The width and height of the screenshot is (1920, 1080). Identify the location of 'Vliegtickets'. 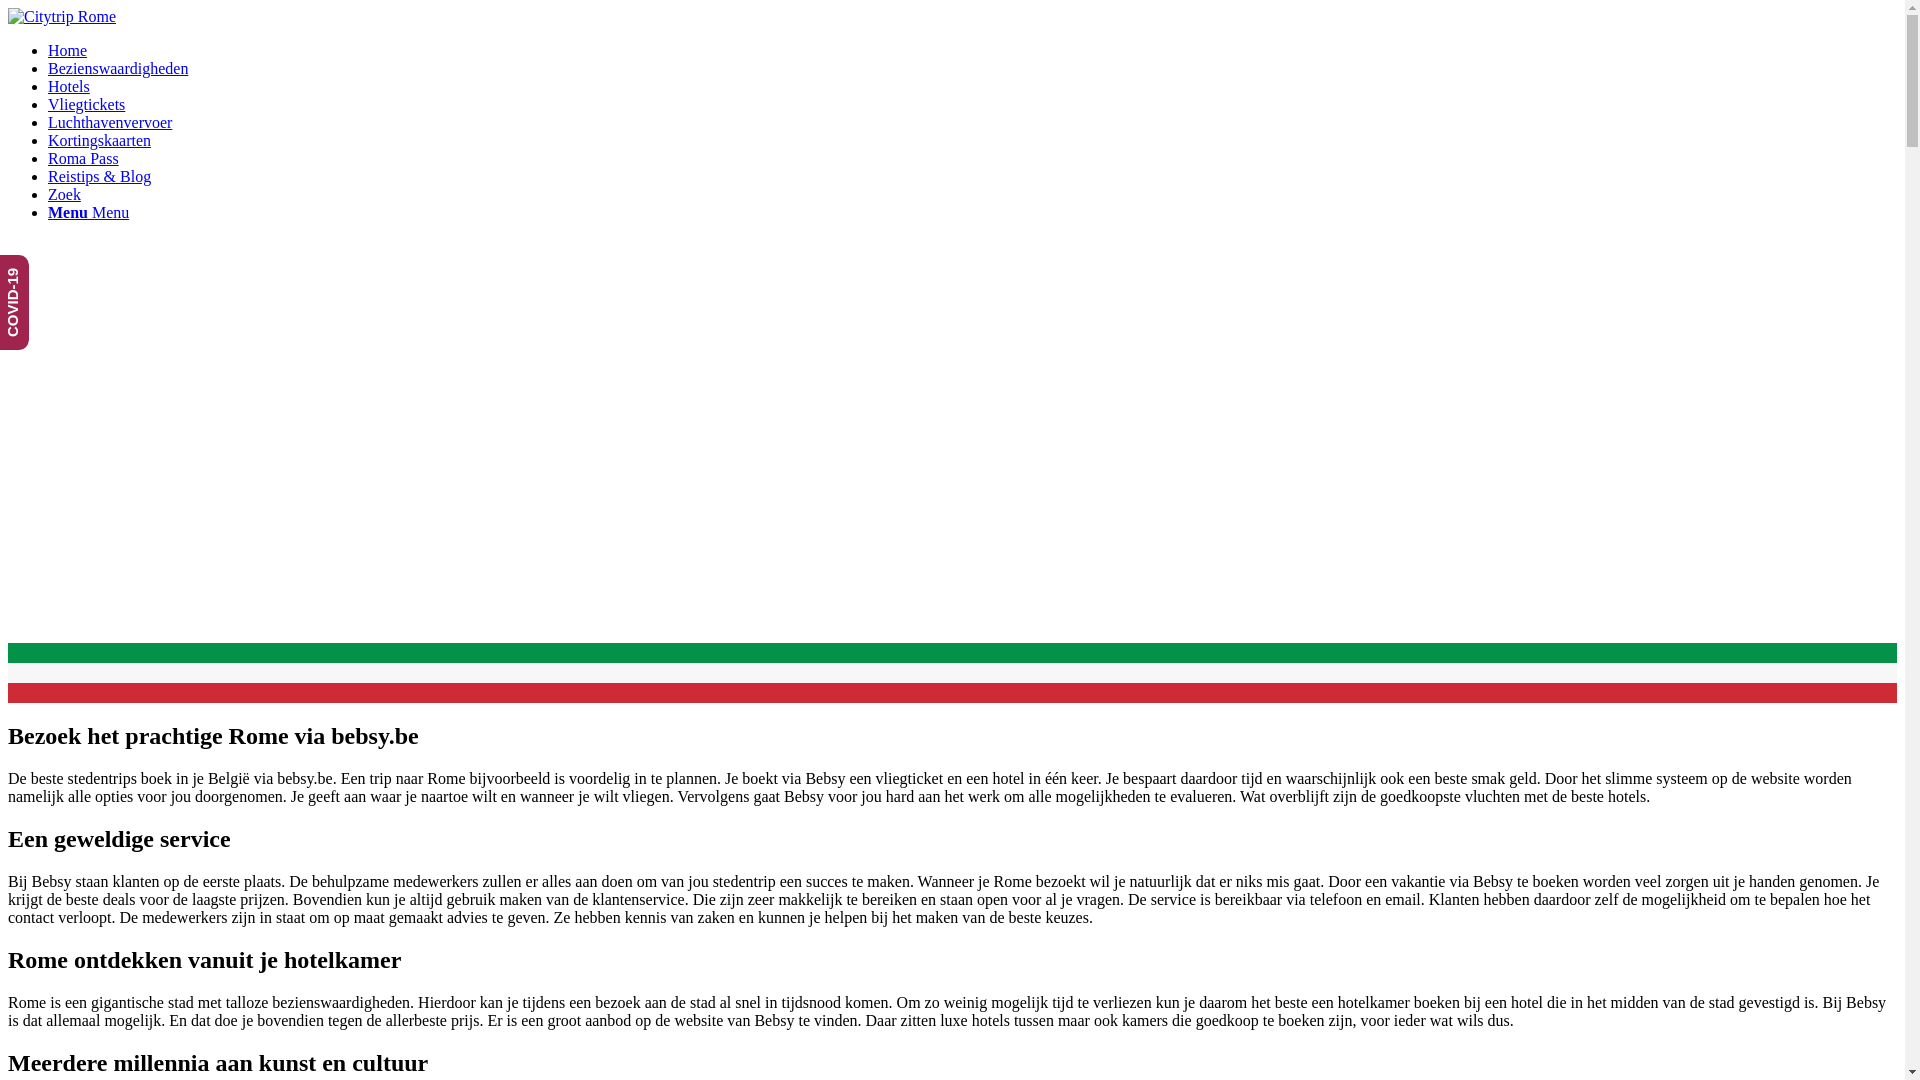
(85, 104).